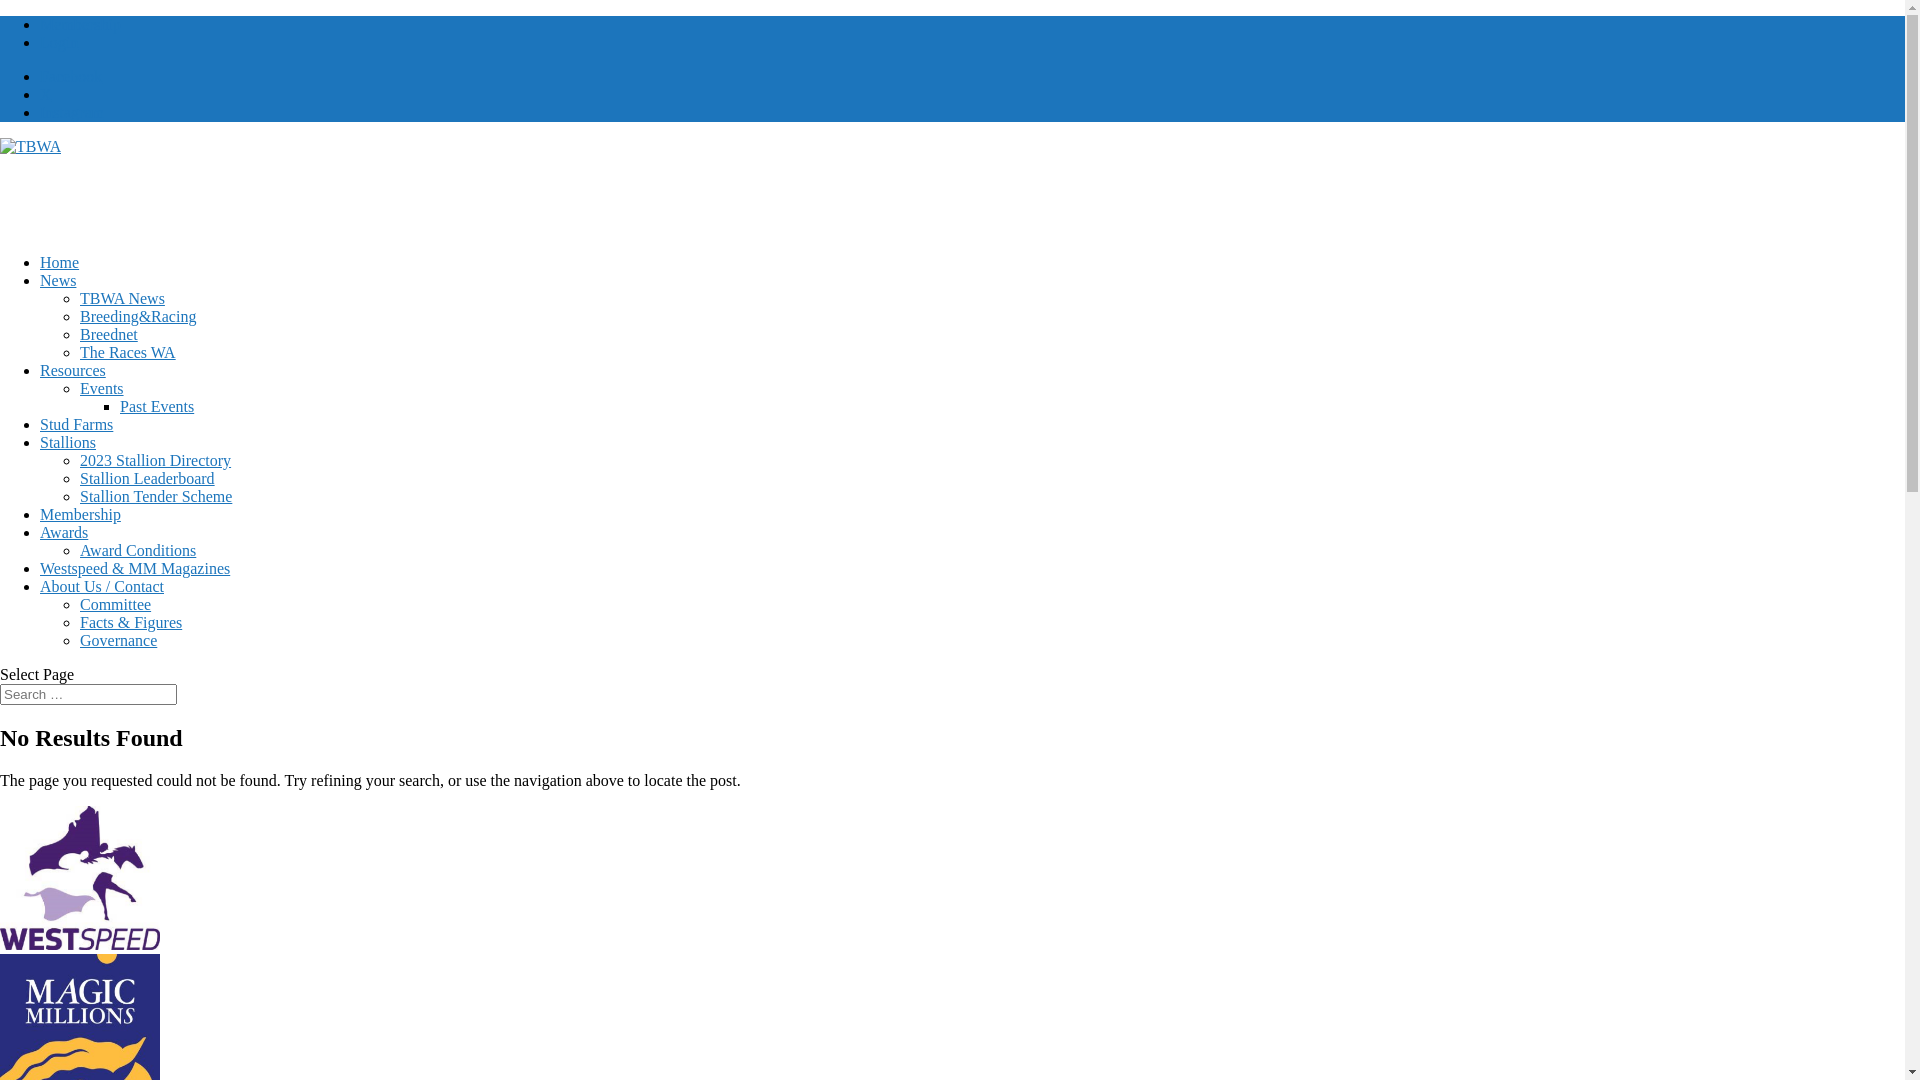 The height and width of the screenshot is (1080, 1920). What do you see at coordinates (133, 568) in the screenshot?
I see `'Westspeed & MM Magazines'` at bounding box center [133, 568].